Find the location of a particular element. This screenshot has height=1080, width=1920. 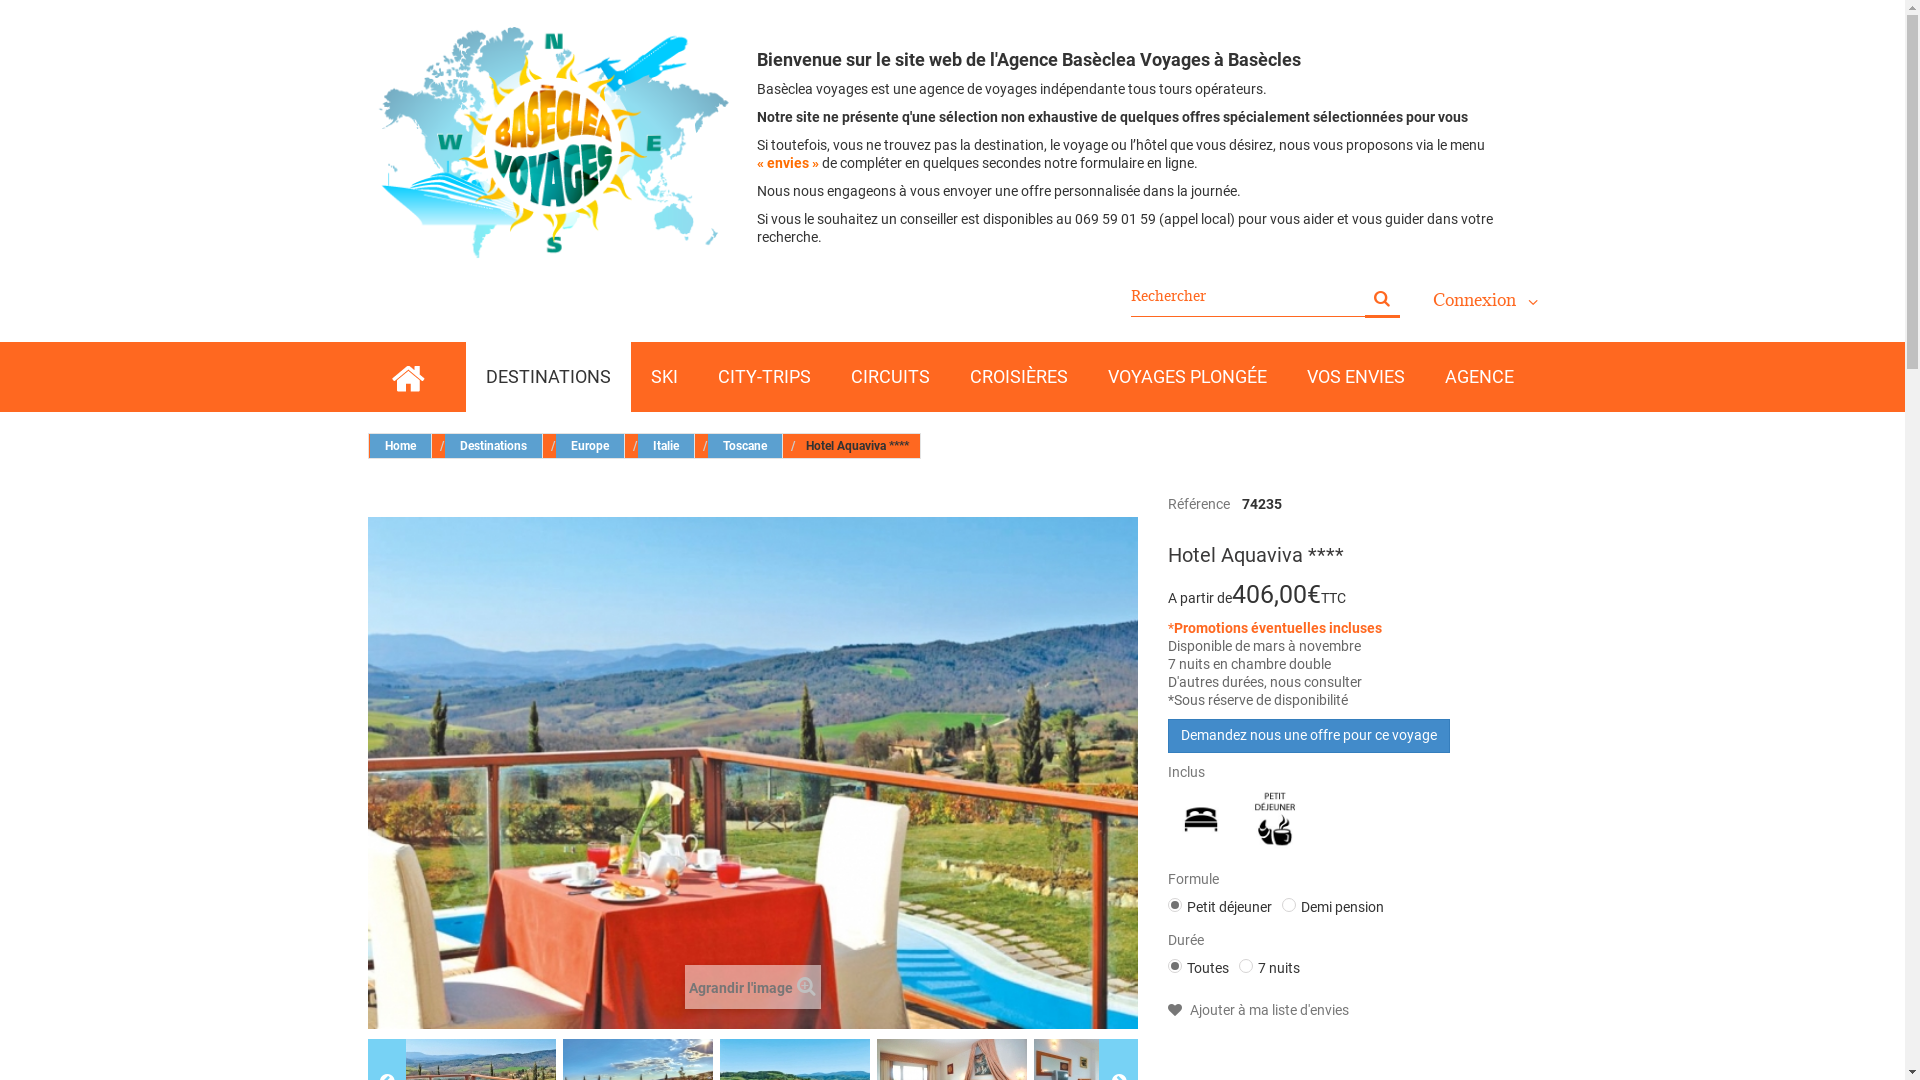

'Demandez nous une offre pour ce voyage' is located at coordinates (1167, 736).